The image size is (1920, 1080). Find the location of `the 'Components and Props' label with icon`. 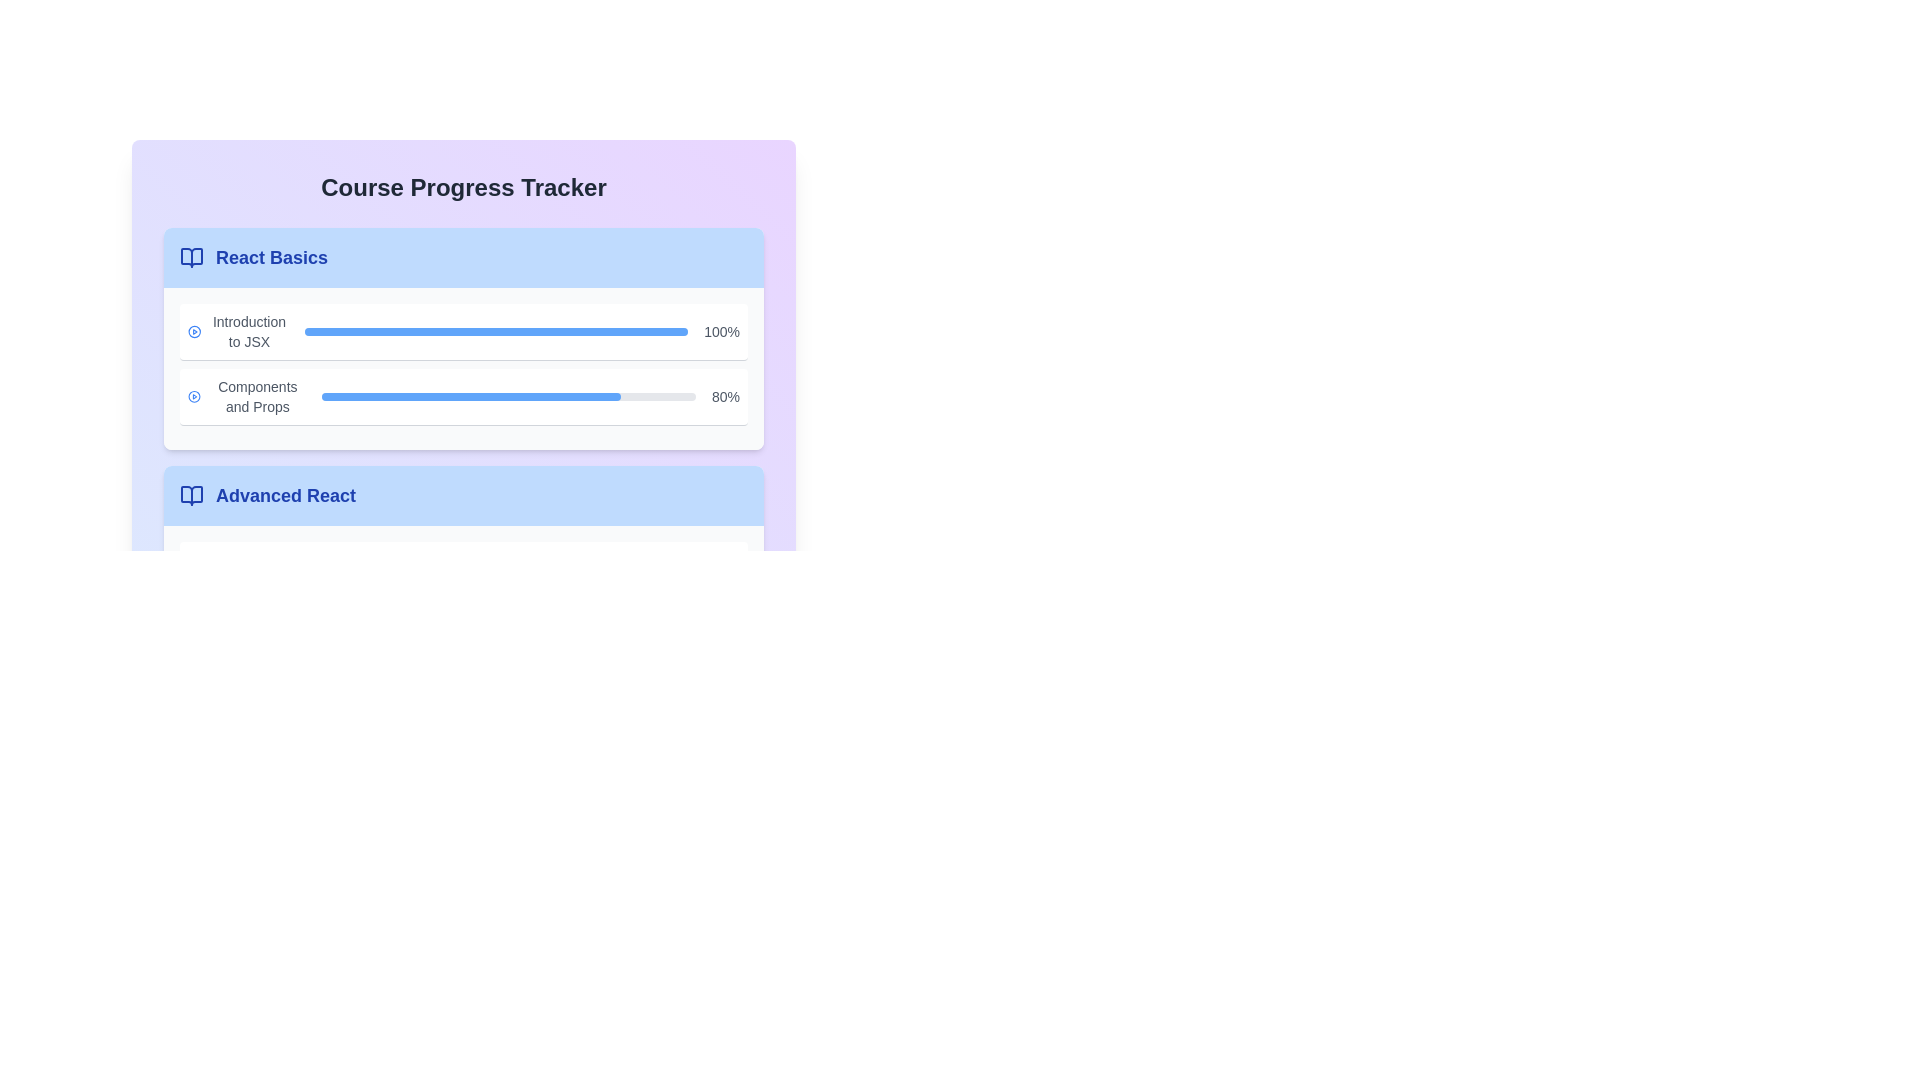

the 'Components and Props' label with icon is located at coordinates (246, 397).